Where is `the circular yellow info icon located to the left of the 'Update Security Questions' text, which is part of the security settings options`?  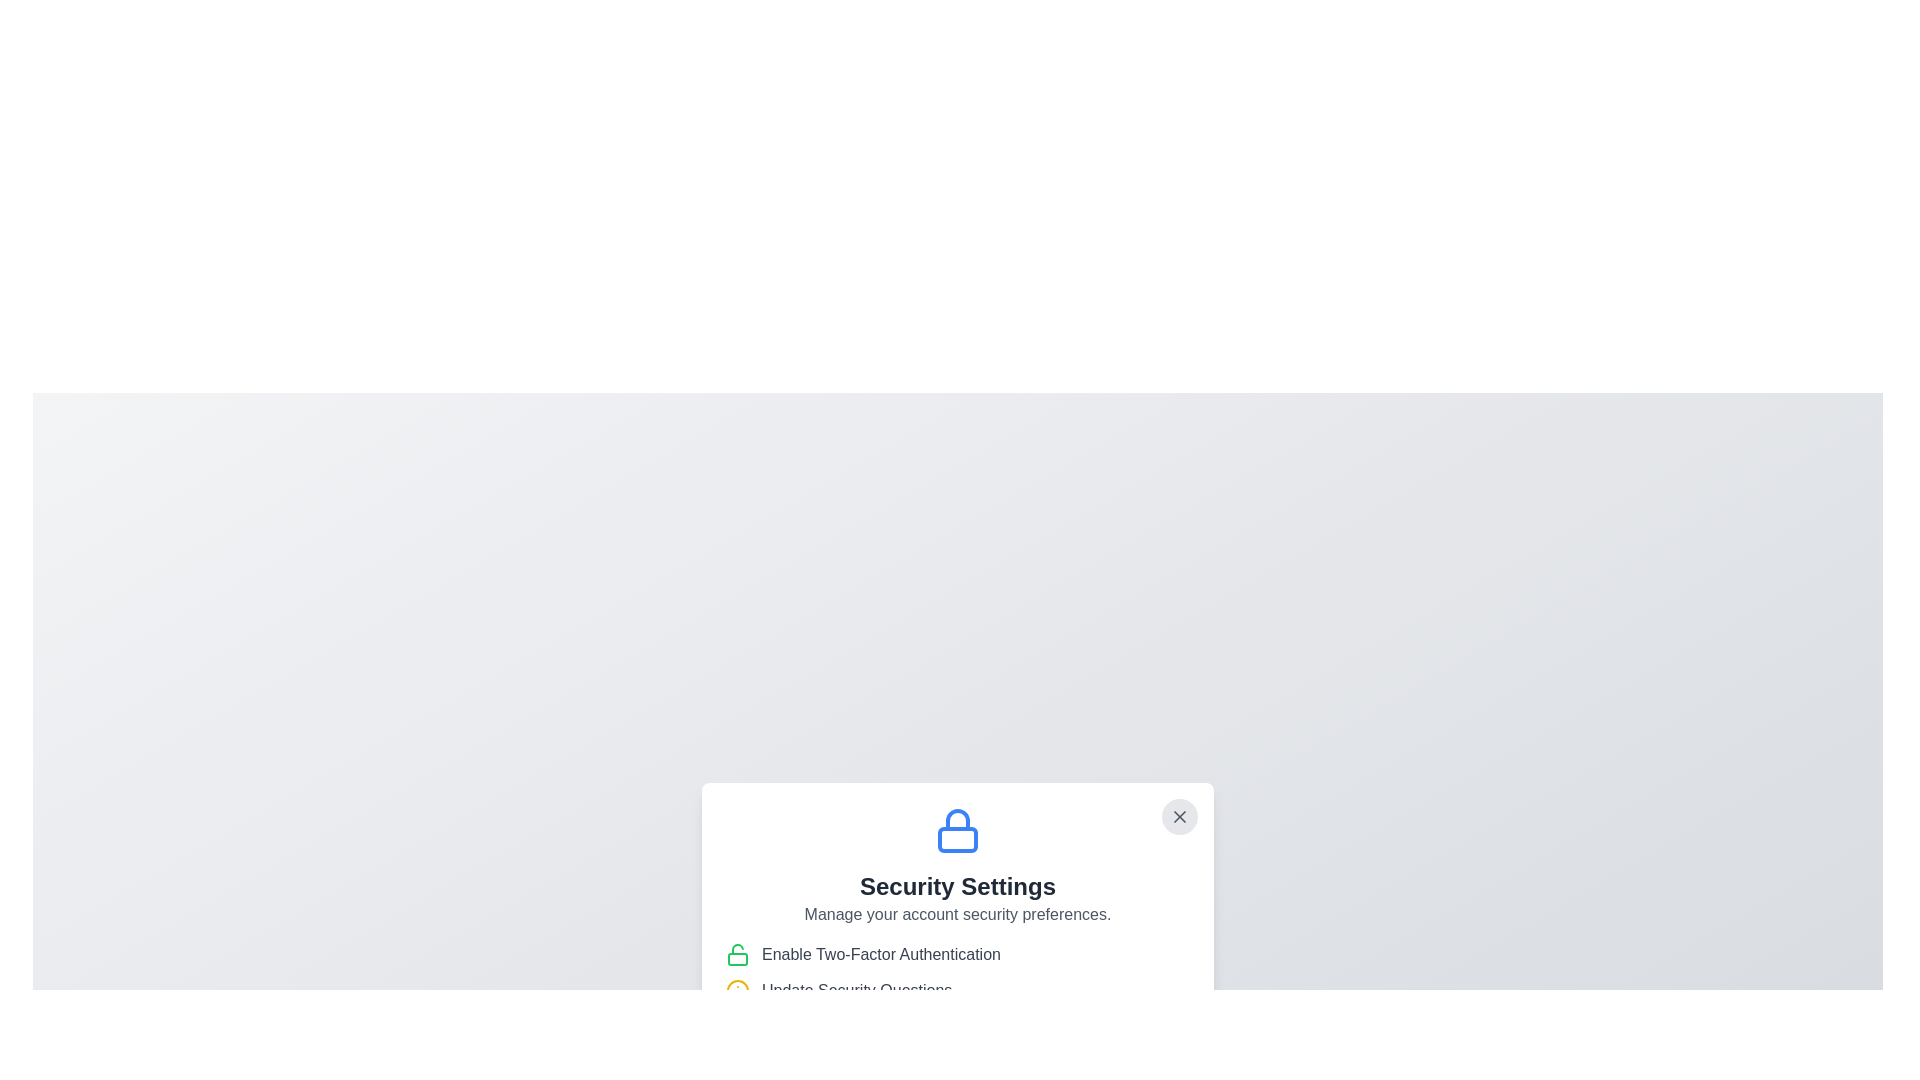
the circular yellow info icon located to the left of the 'Update Security Questions' text, which is part of the security settings options is located at coordinates (737, 991).